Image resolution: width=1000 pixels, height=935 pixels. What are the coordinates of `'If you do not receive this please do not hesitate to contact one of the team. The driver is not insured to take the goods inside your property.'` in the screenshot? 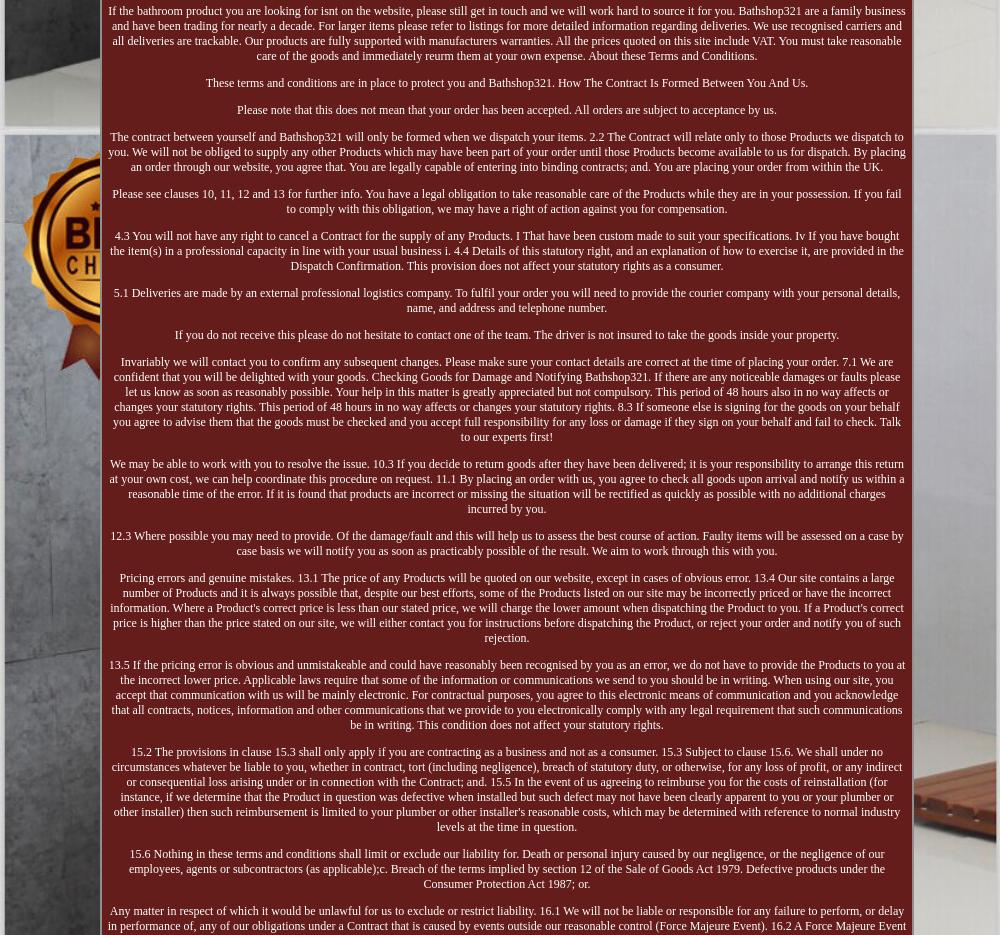 It's located at (506, 333).